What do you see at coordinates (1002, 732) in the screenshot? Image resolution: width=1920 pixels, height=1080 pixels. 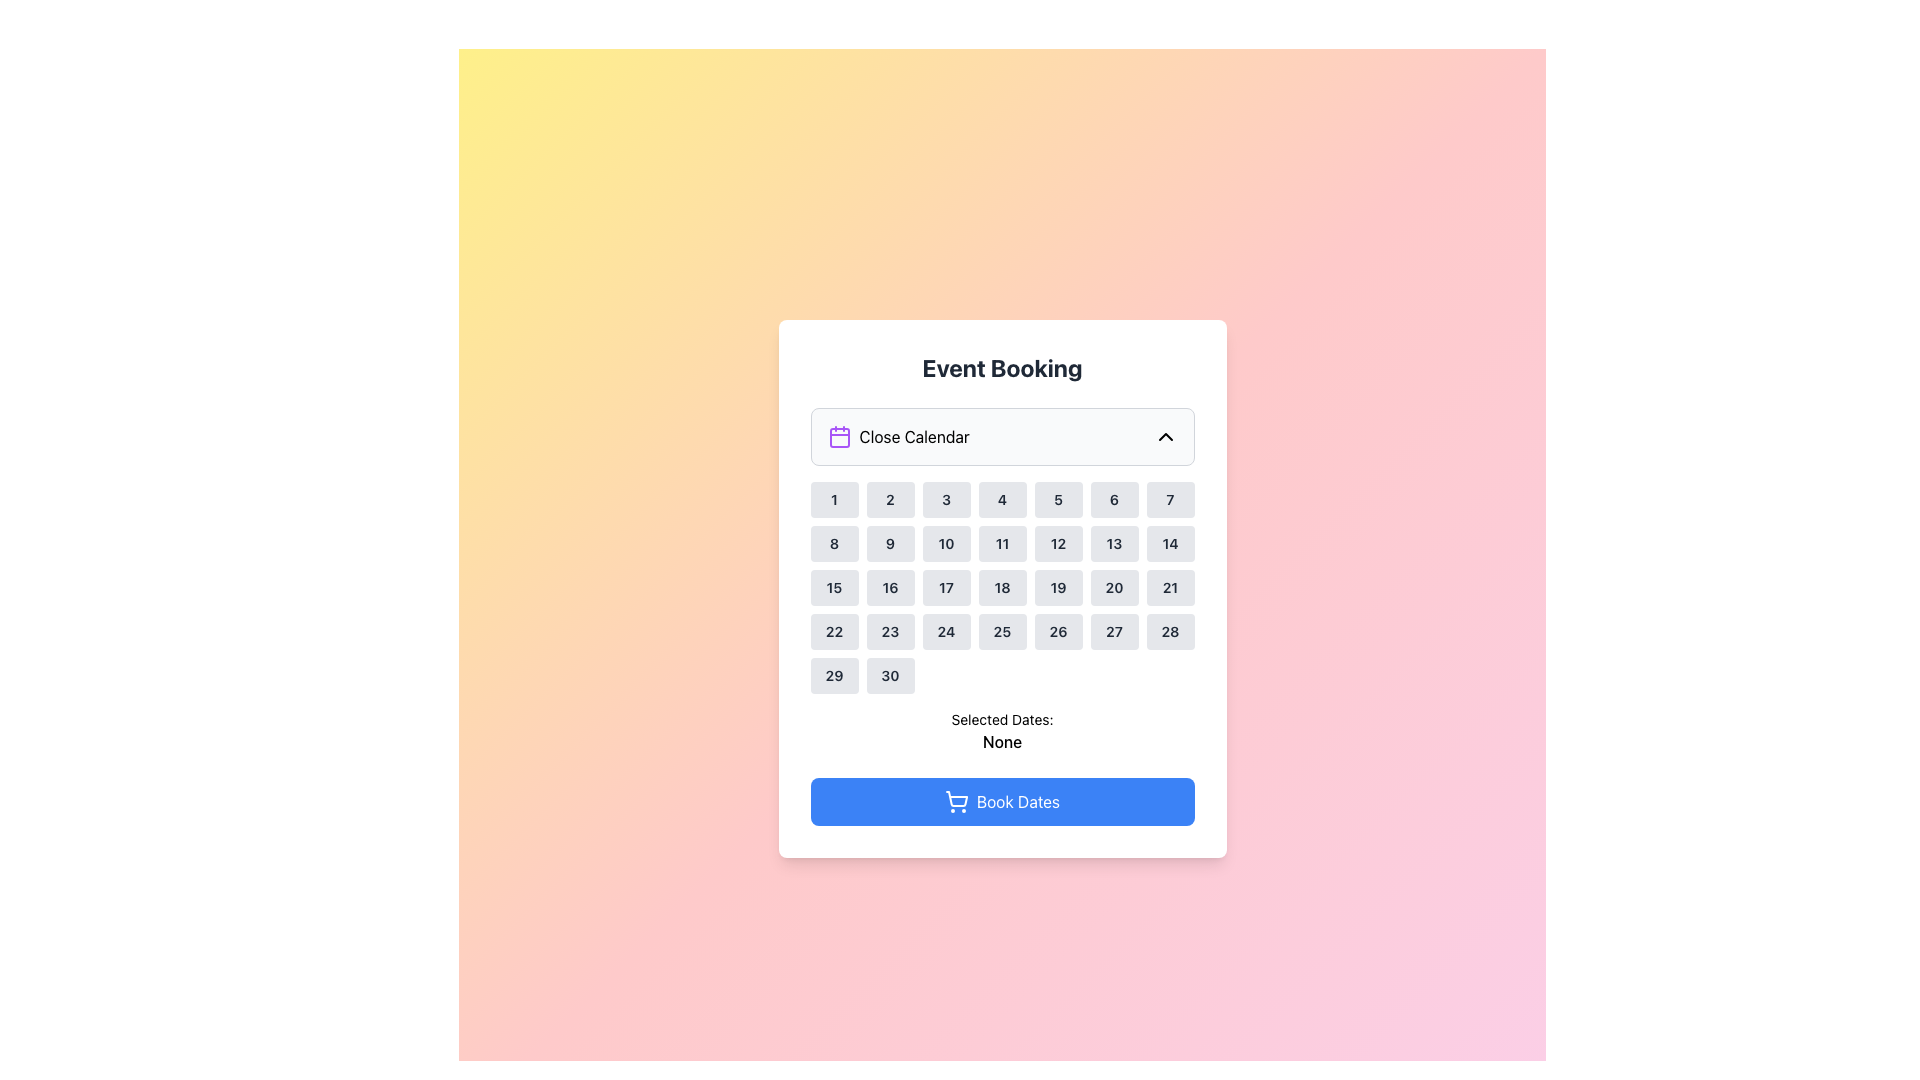 I see `the text display component that shows 'Selected Dates: None' in the Event Booking UI, located below the calendar grid and above the 'Book Dates' button` at bounding box center [1002, 732].